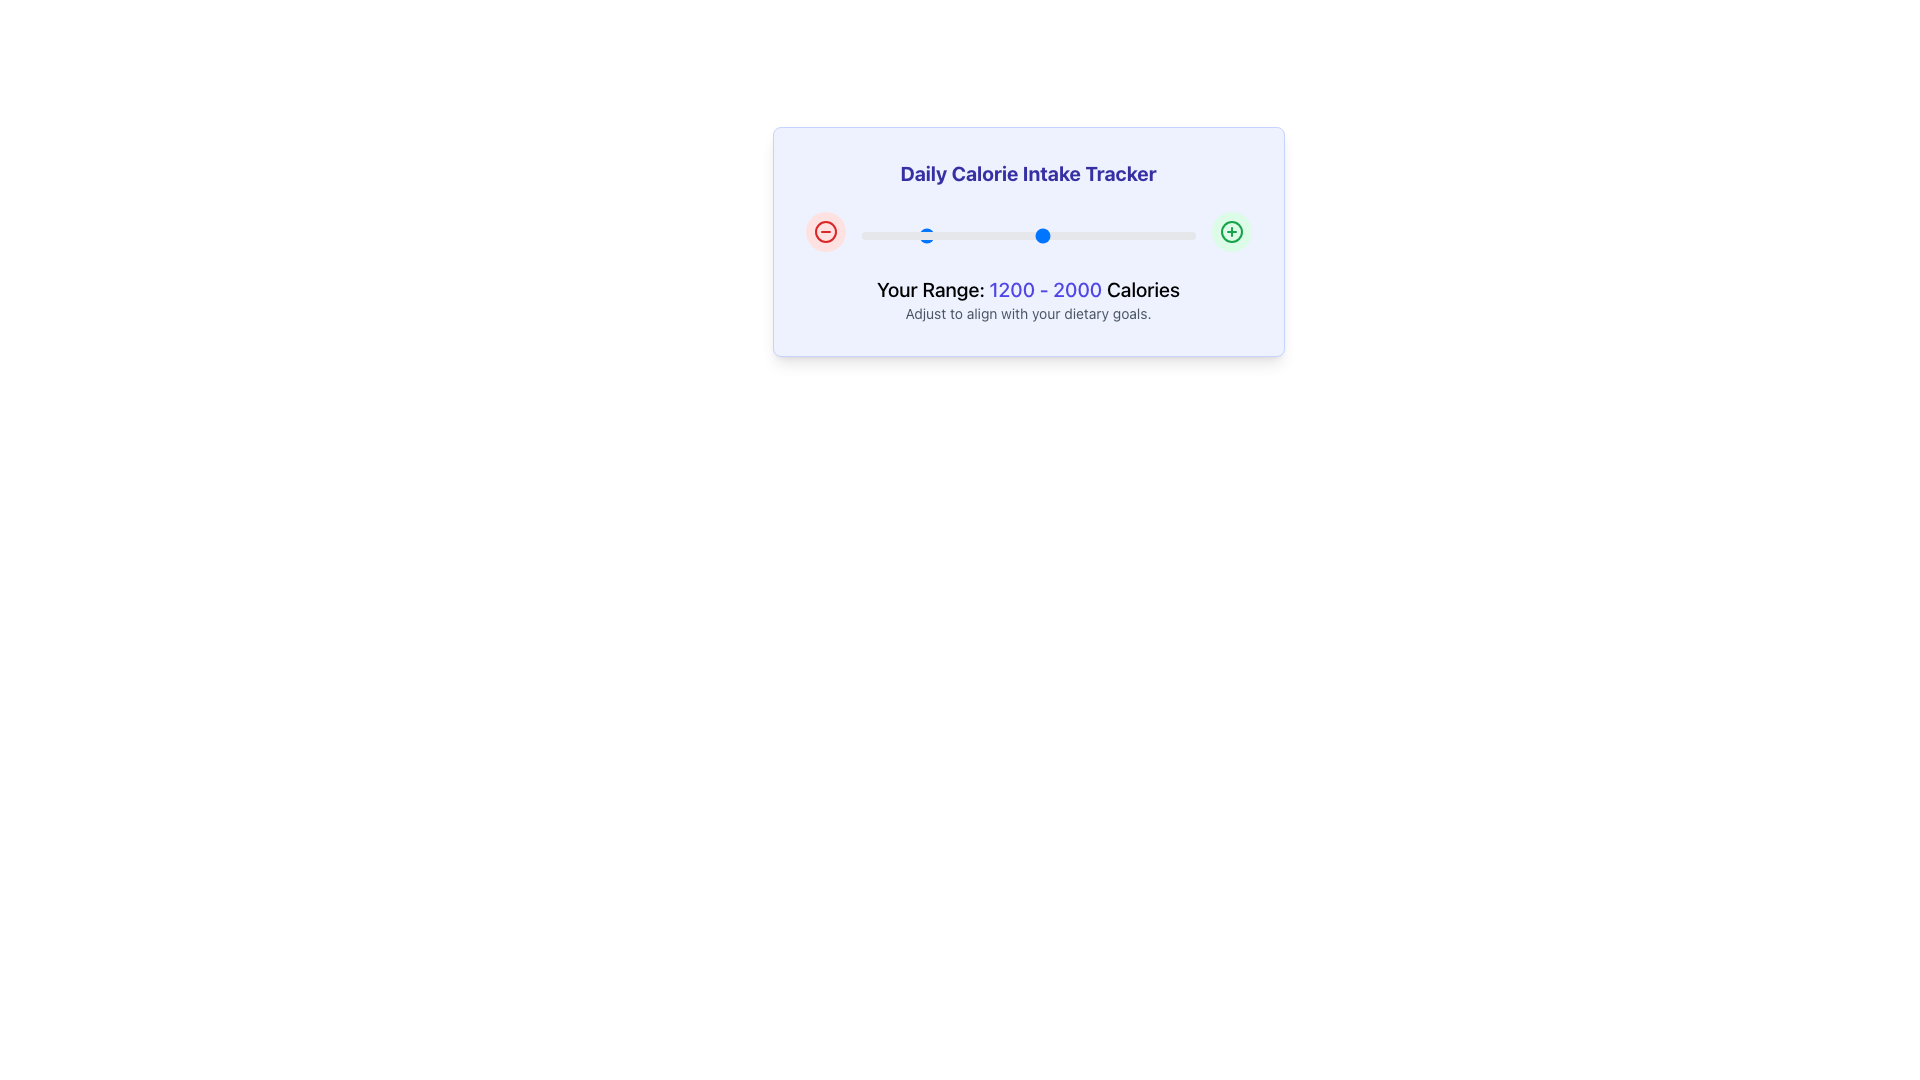  I want to click on the delete icon located inside the rounded button on the left side of the horizontal UI segment, so click(825, 230).